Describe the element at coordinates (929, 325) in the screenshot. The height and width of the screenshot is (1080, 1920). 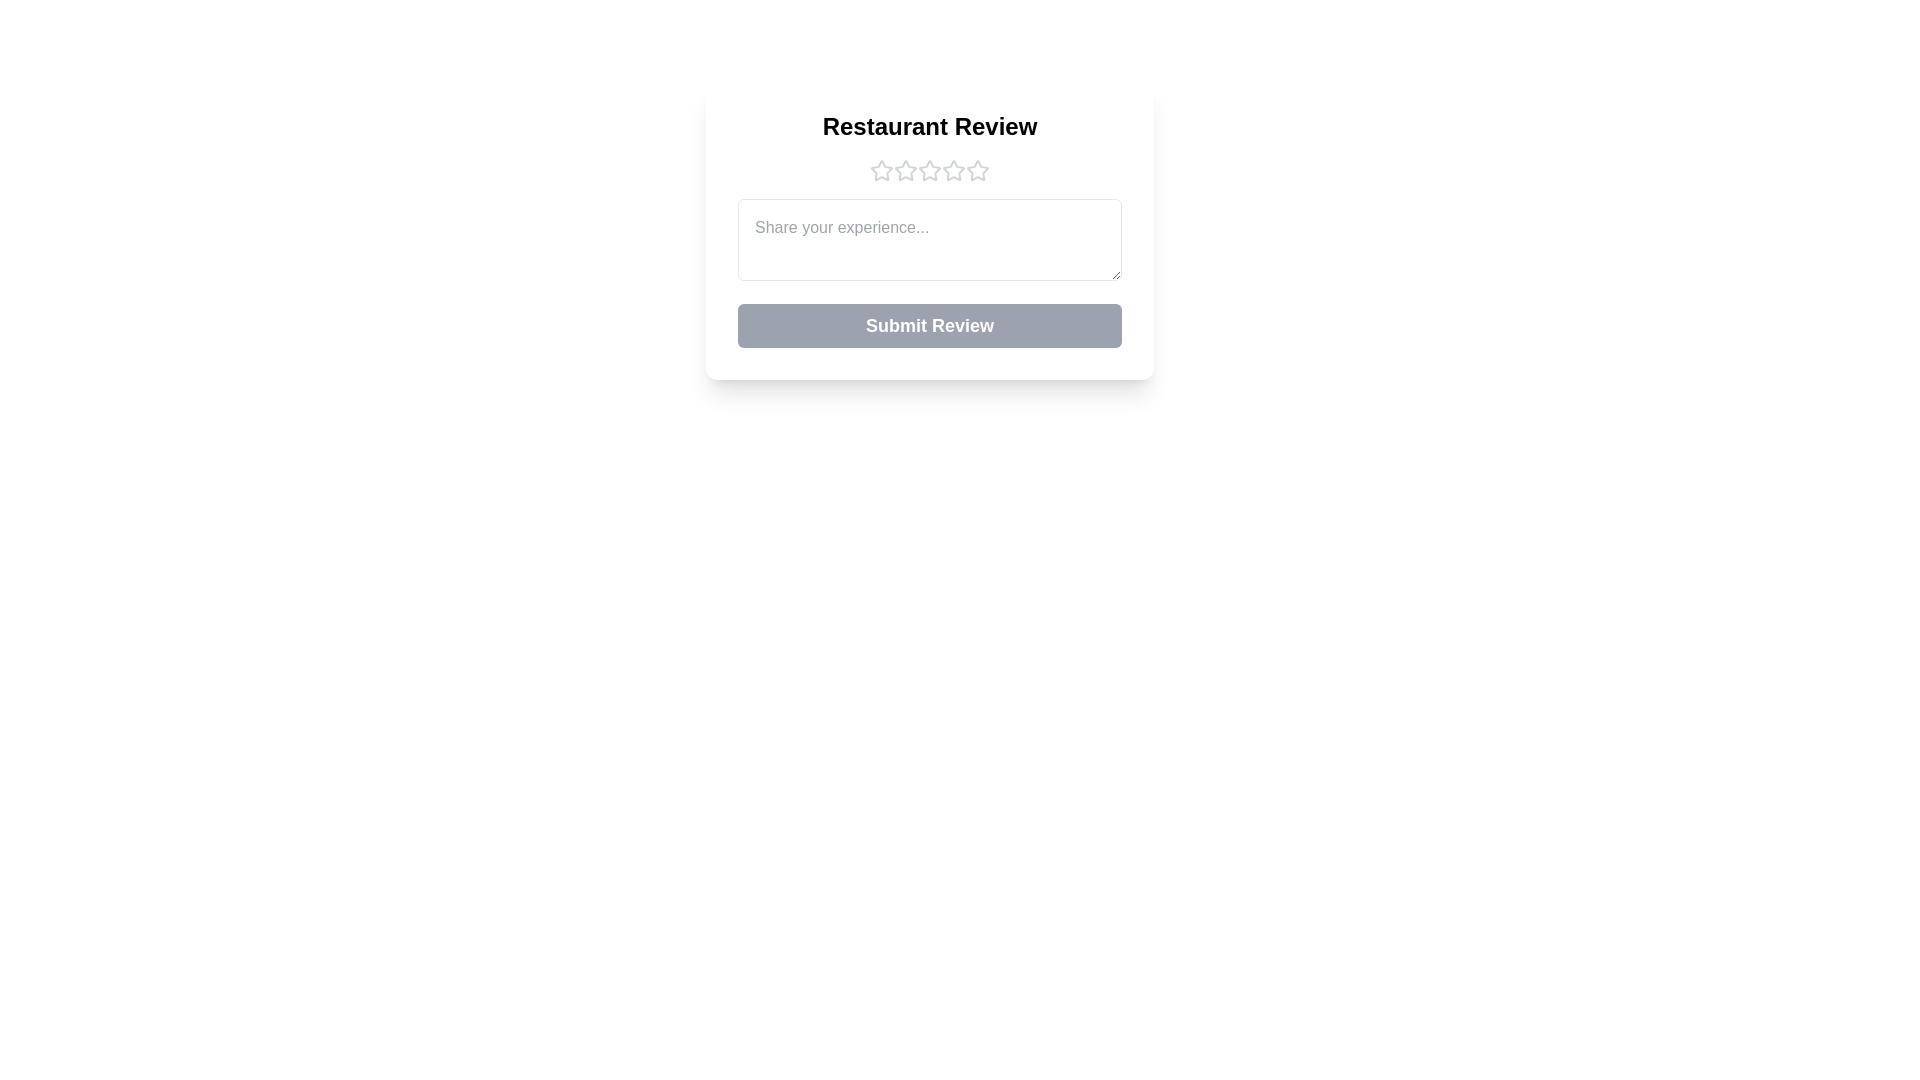
I see `'Submit Review' button to submit the review` at that location.